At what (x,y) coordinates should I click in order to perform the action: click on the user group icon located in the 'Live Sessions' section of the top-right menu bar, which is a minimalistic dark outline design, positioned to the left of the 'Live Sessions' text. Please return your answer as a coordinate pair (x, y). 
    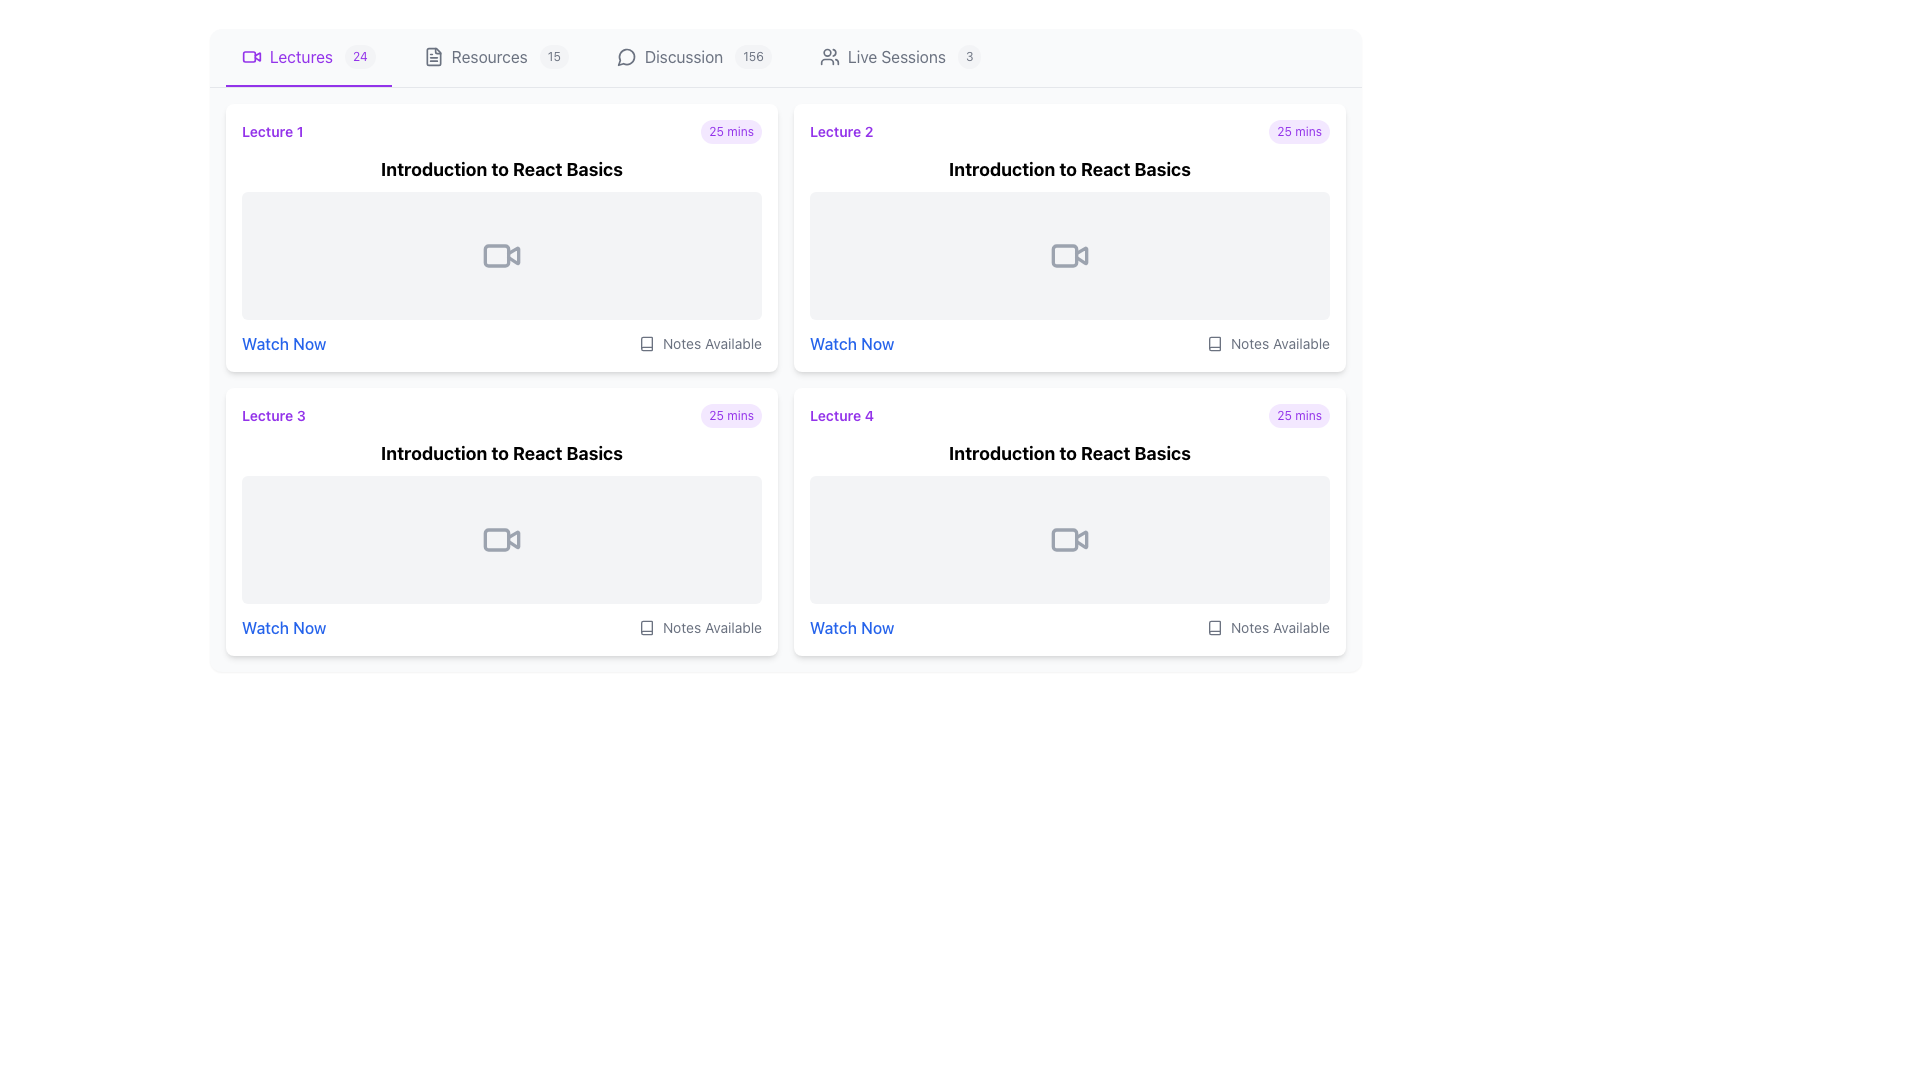
    Looking at the image, I should click on (829, 56).